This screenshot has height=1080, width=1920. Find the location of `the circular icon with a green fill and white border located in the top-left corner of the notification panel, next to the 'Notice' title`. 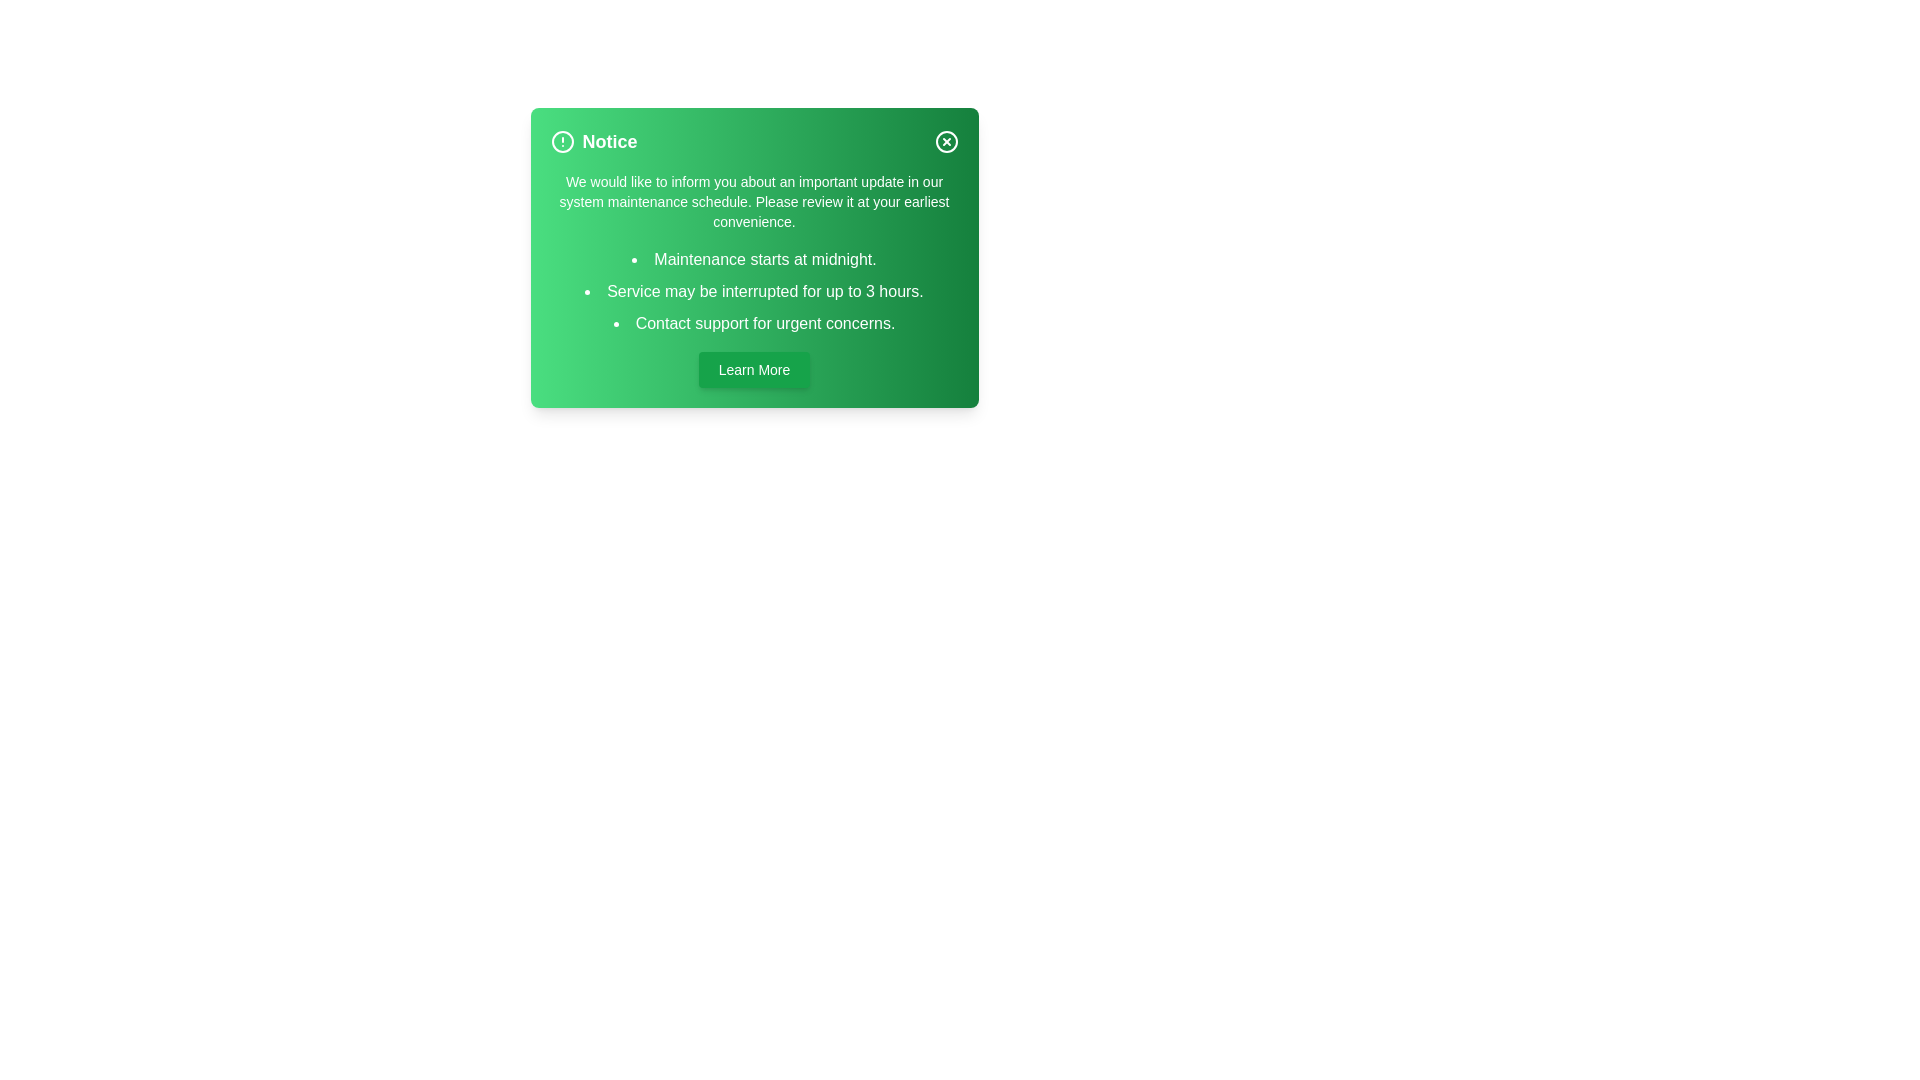

the circular icon with a green fill and white border located in the top-left corner of the notification panel, next to the 'Notice' title is located at coordinates (561, 141).